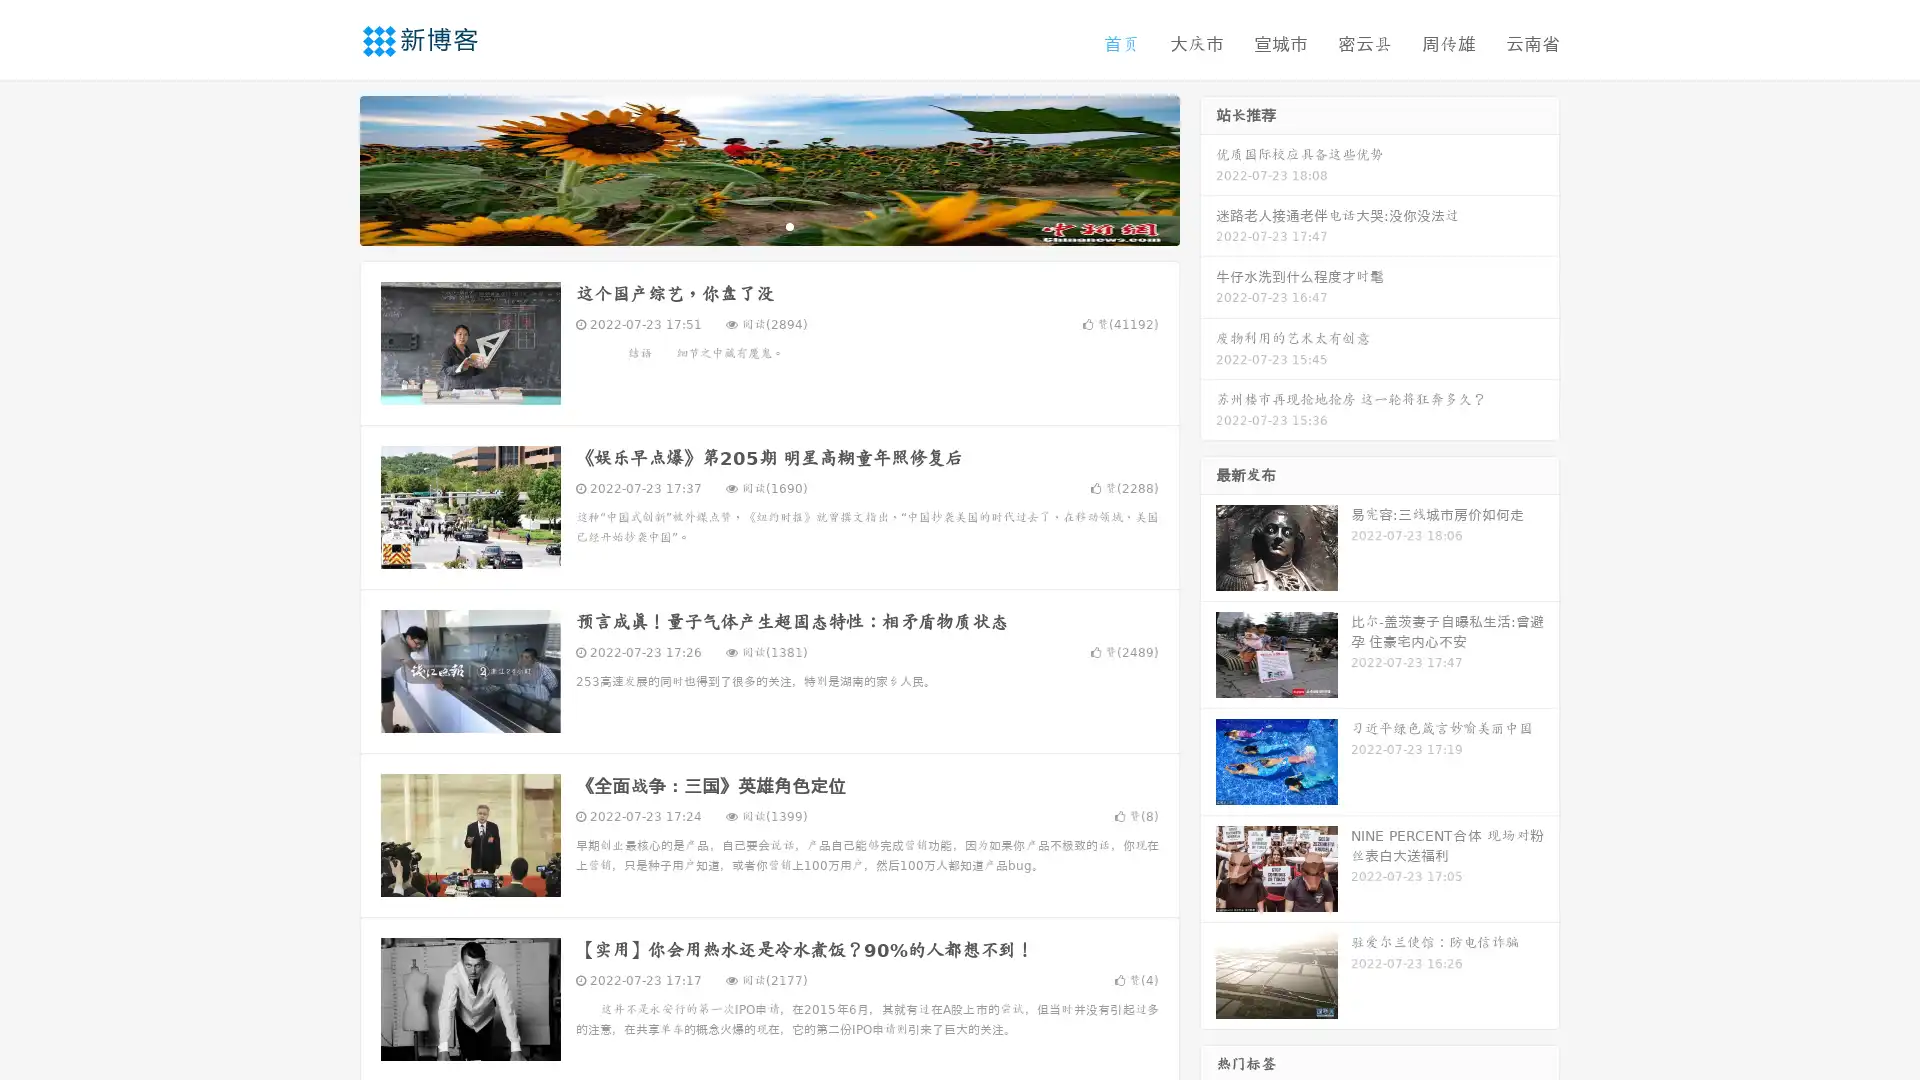 The image size is (1920, 1080). I want to click on Next slide, so click(1208, 168).